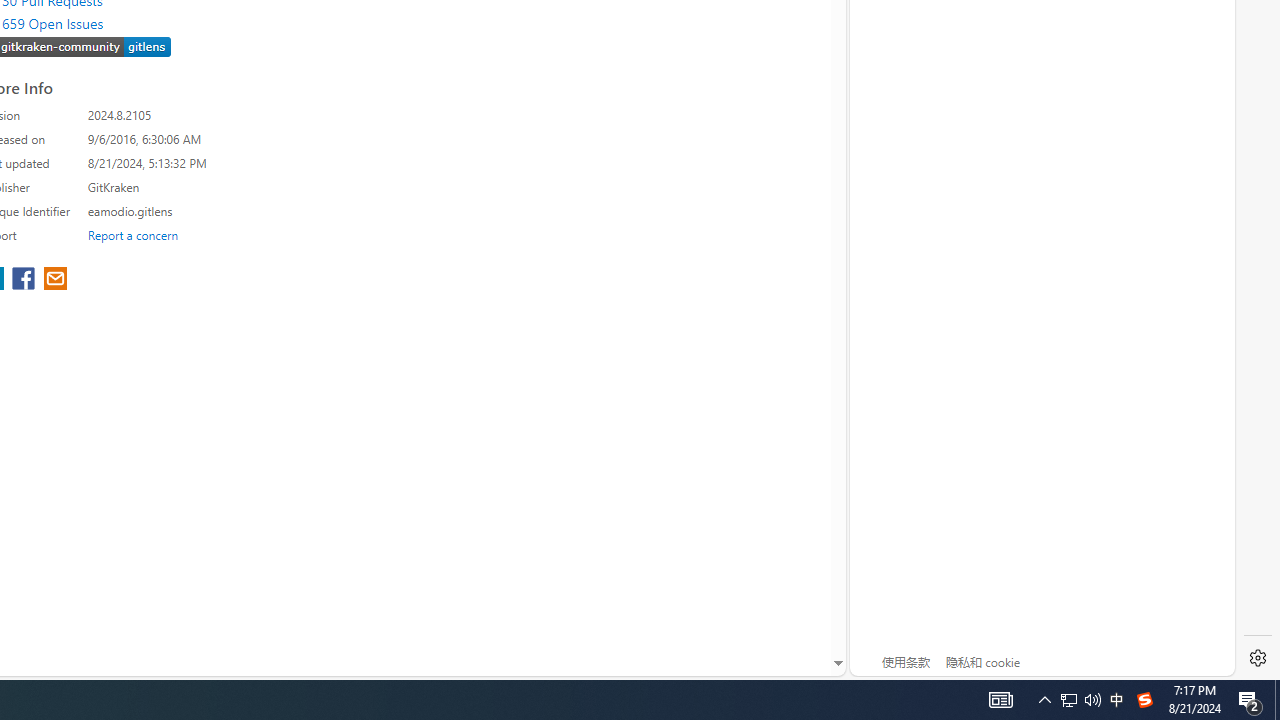 This screenshot has height=720, width=1280. I want to click on 'User Promoted Notification Area', so click(1068, 698).